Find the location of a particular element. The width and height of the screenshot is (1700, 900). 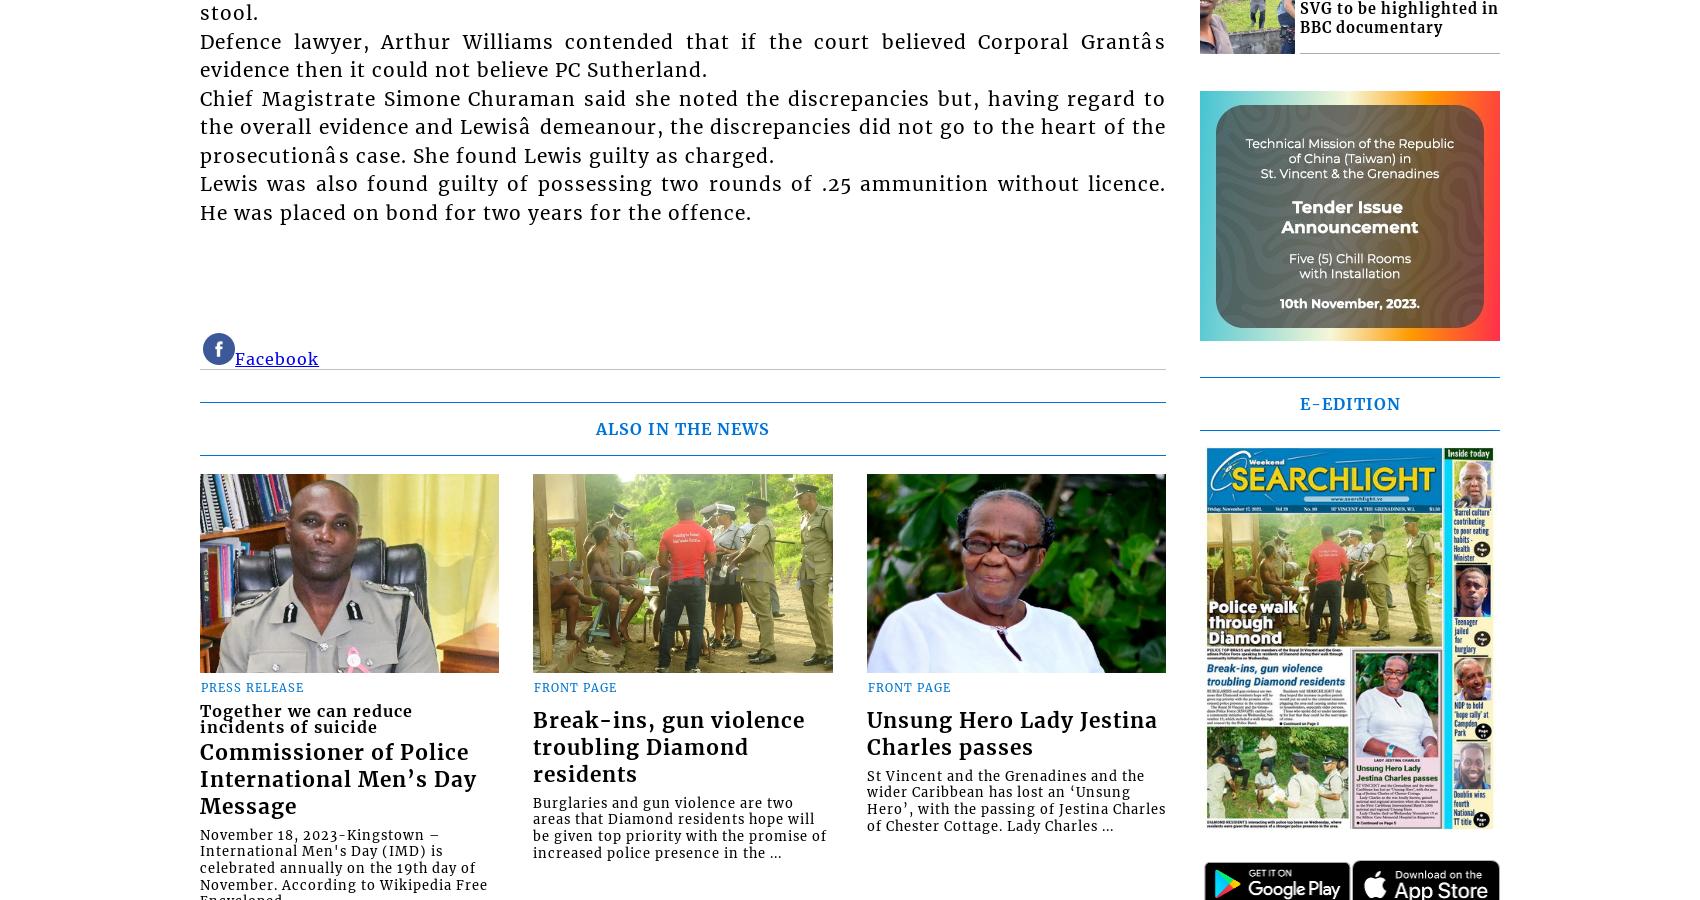

'Chief Magistrate Simone Churaman said she noted the discrepancies but, having regard to the overall evidence and Lewisâ demeanour, the discrepancies did not go to the heart of the prosecutionâs case. She found Lewis guilty as charged.' is located at coordinates (683, 126).